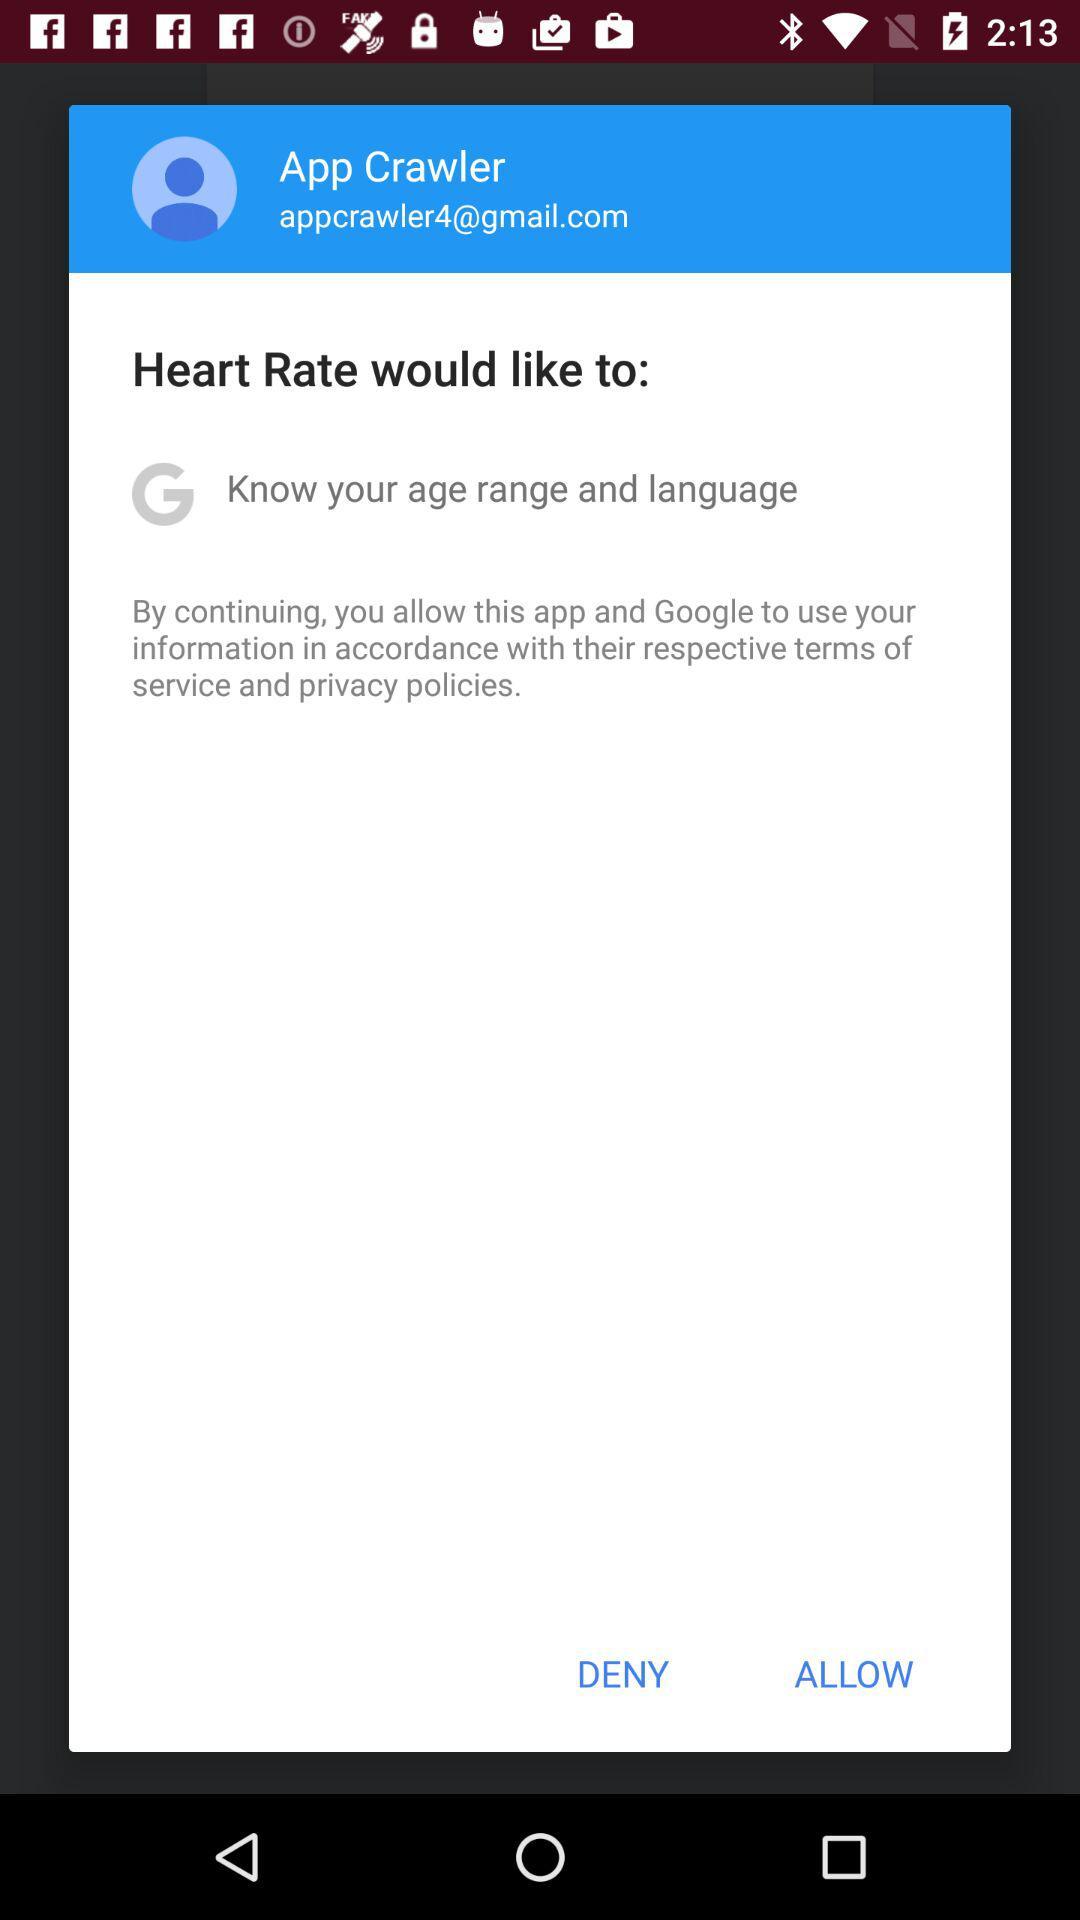  What do you see at coordinates (511, 487) in the screenshot?
I see `know your age item` at bounding box center [511, 487].